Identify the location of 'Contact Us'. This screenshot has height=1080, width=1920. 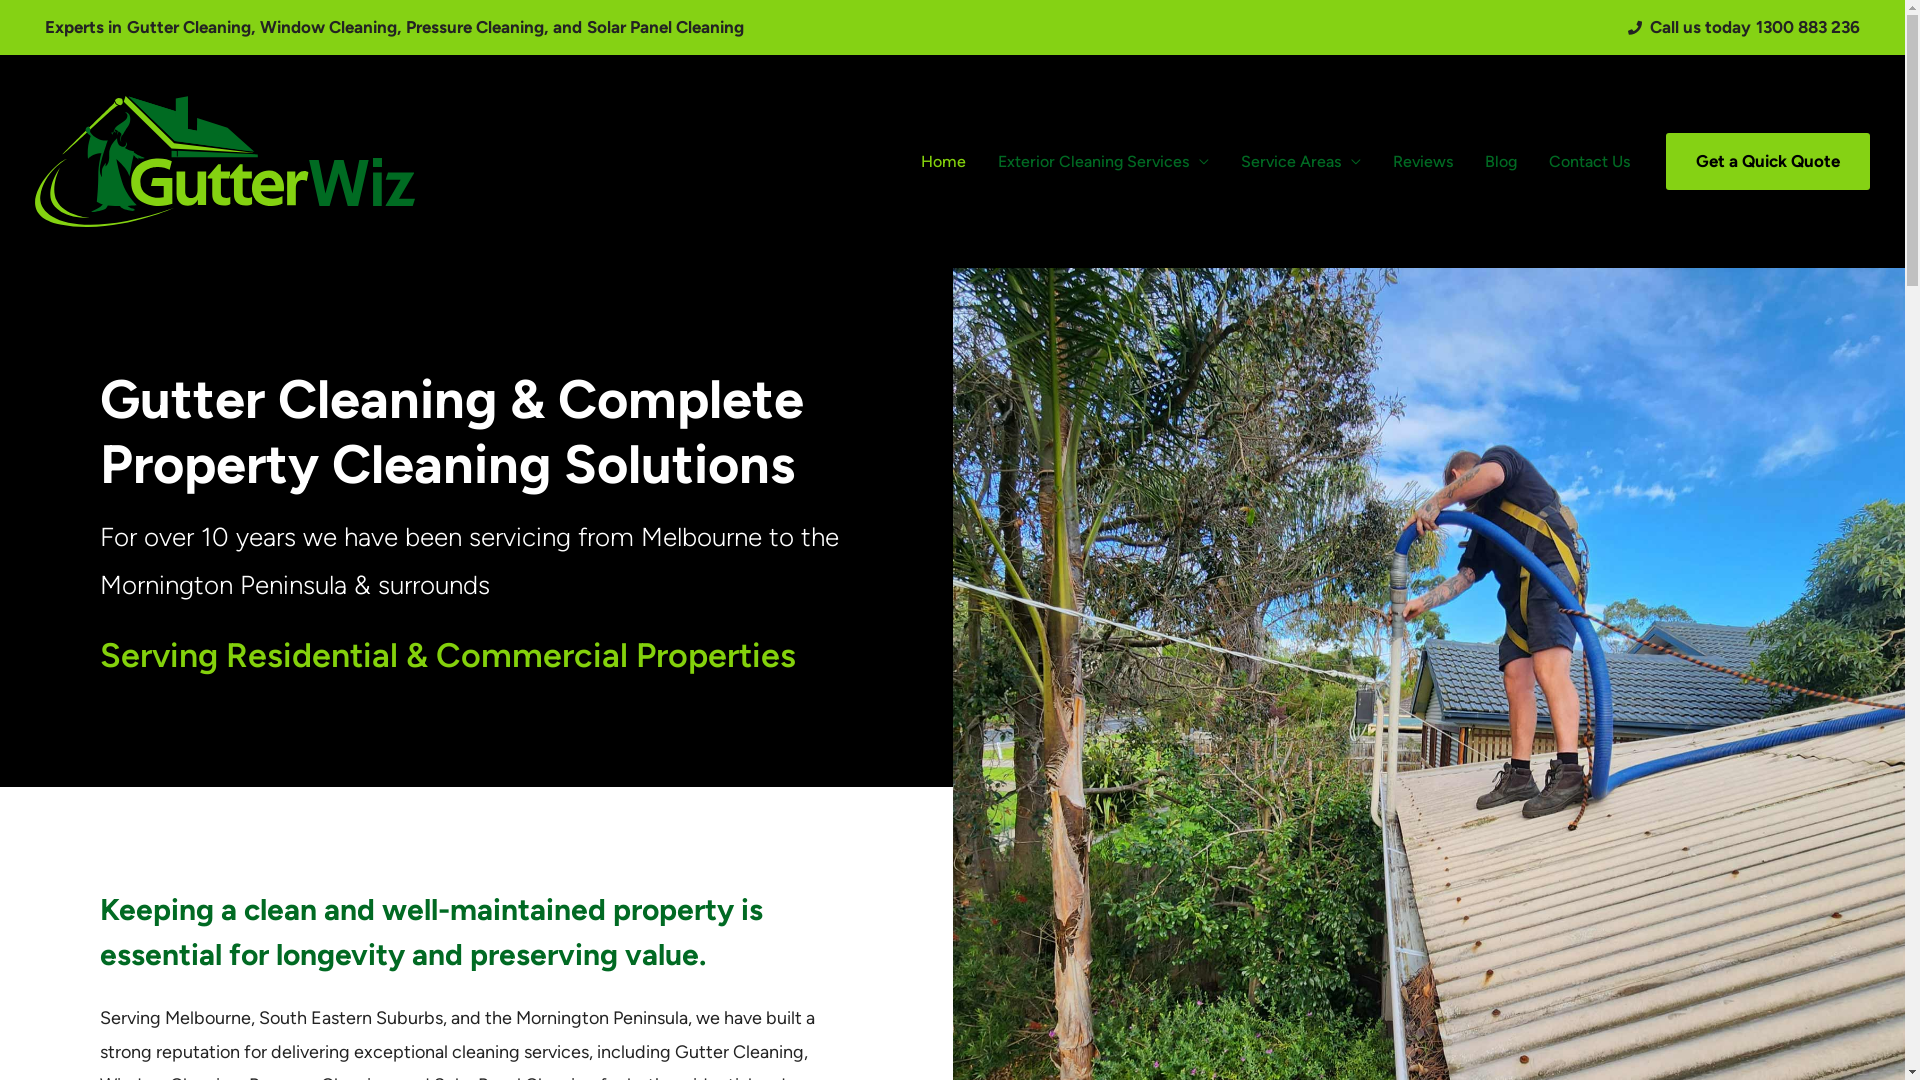
(1588, 160).